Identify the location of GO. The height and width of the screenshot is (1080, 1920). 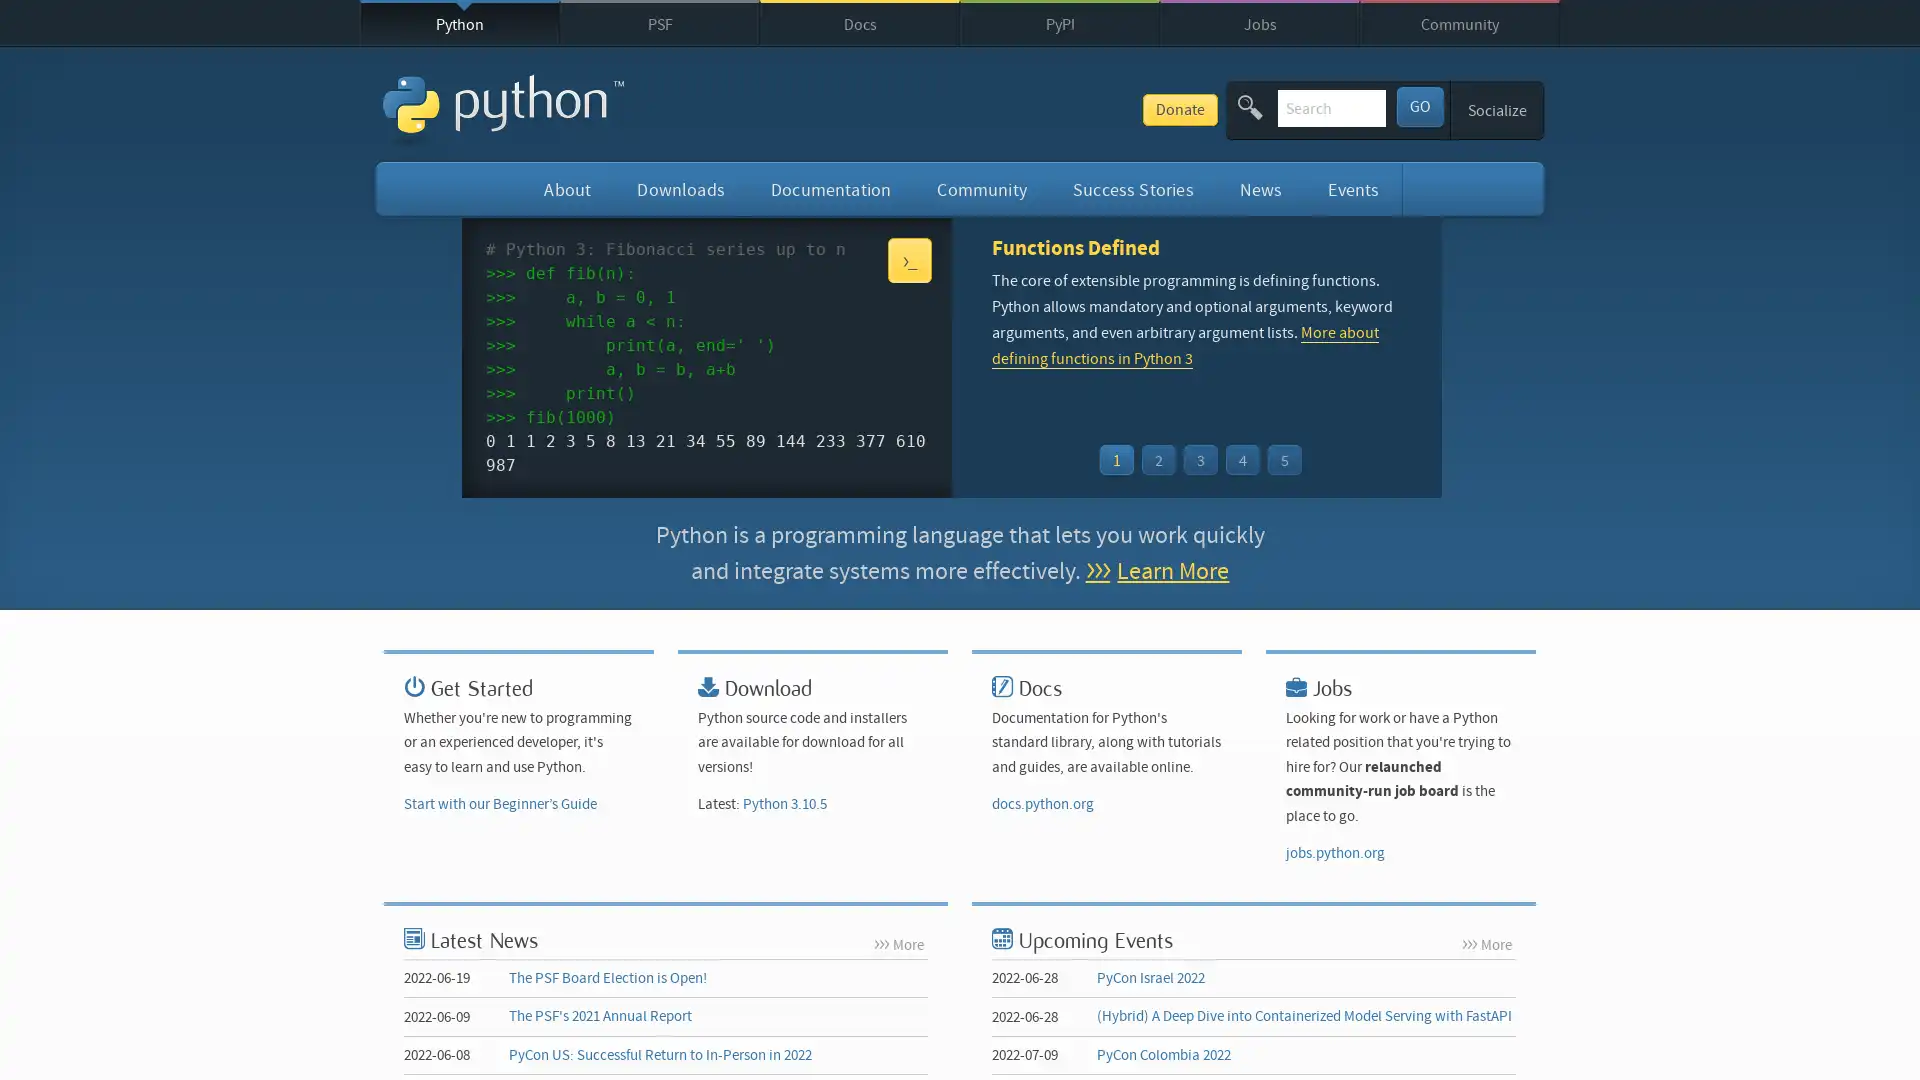
(1418, 105).